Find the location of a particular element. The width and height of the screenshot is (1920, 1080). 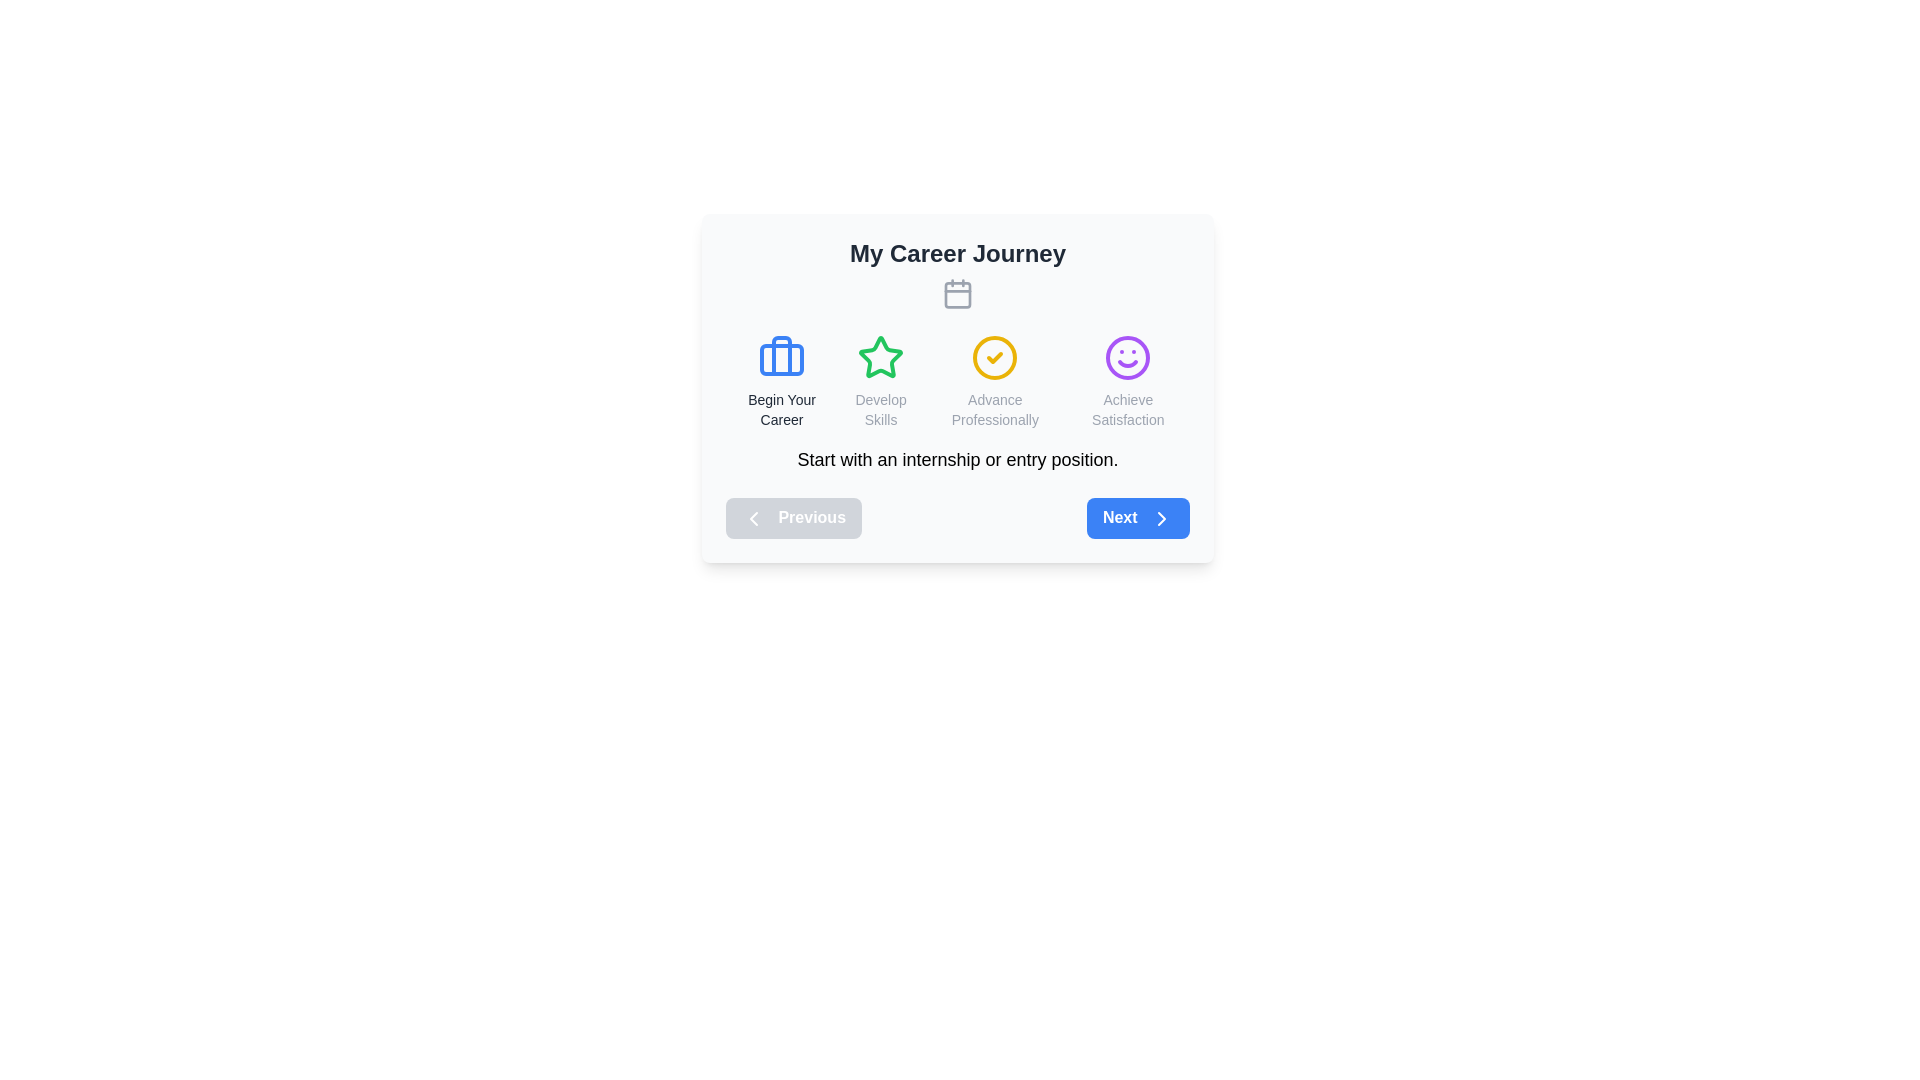

the icon with a smiling face outlined in a purple circle and the label 'Achieve Satisfaction' located at the bottom of the 'My Career Journey' section is located at coordinates (1128, 381).